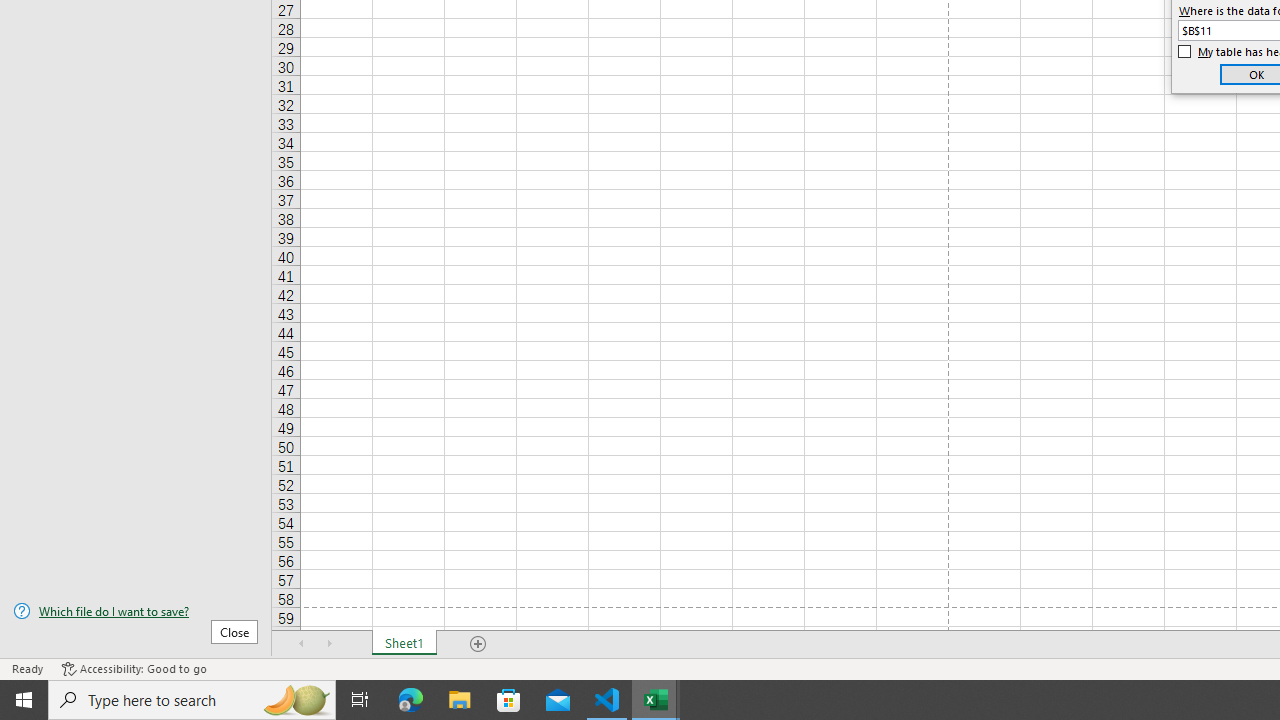 Image resolution: width=1280 pixels, height=720 pixels. I want to click on 'Scroll Right', so click(330, 644).